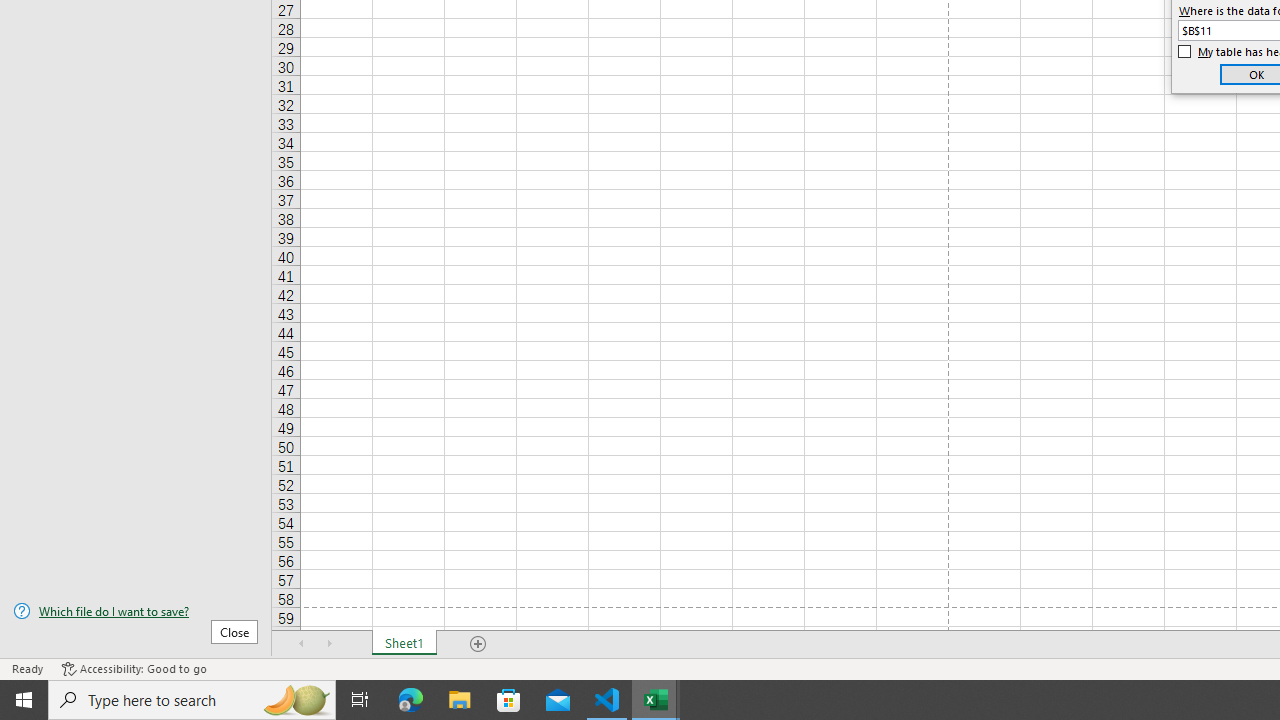 Image resolution: width=1280 pixels, height=720 pixels. I want to click on 'Scroll Right', so click(330, 644).